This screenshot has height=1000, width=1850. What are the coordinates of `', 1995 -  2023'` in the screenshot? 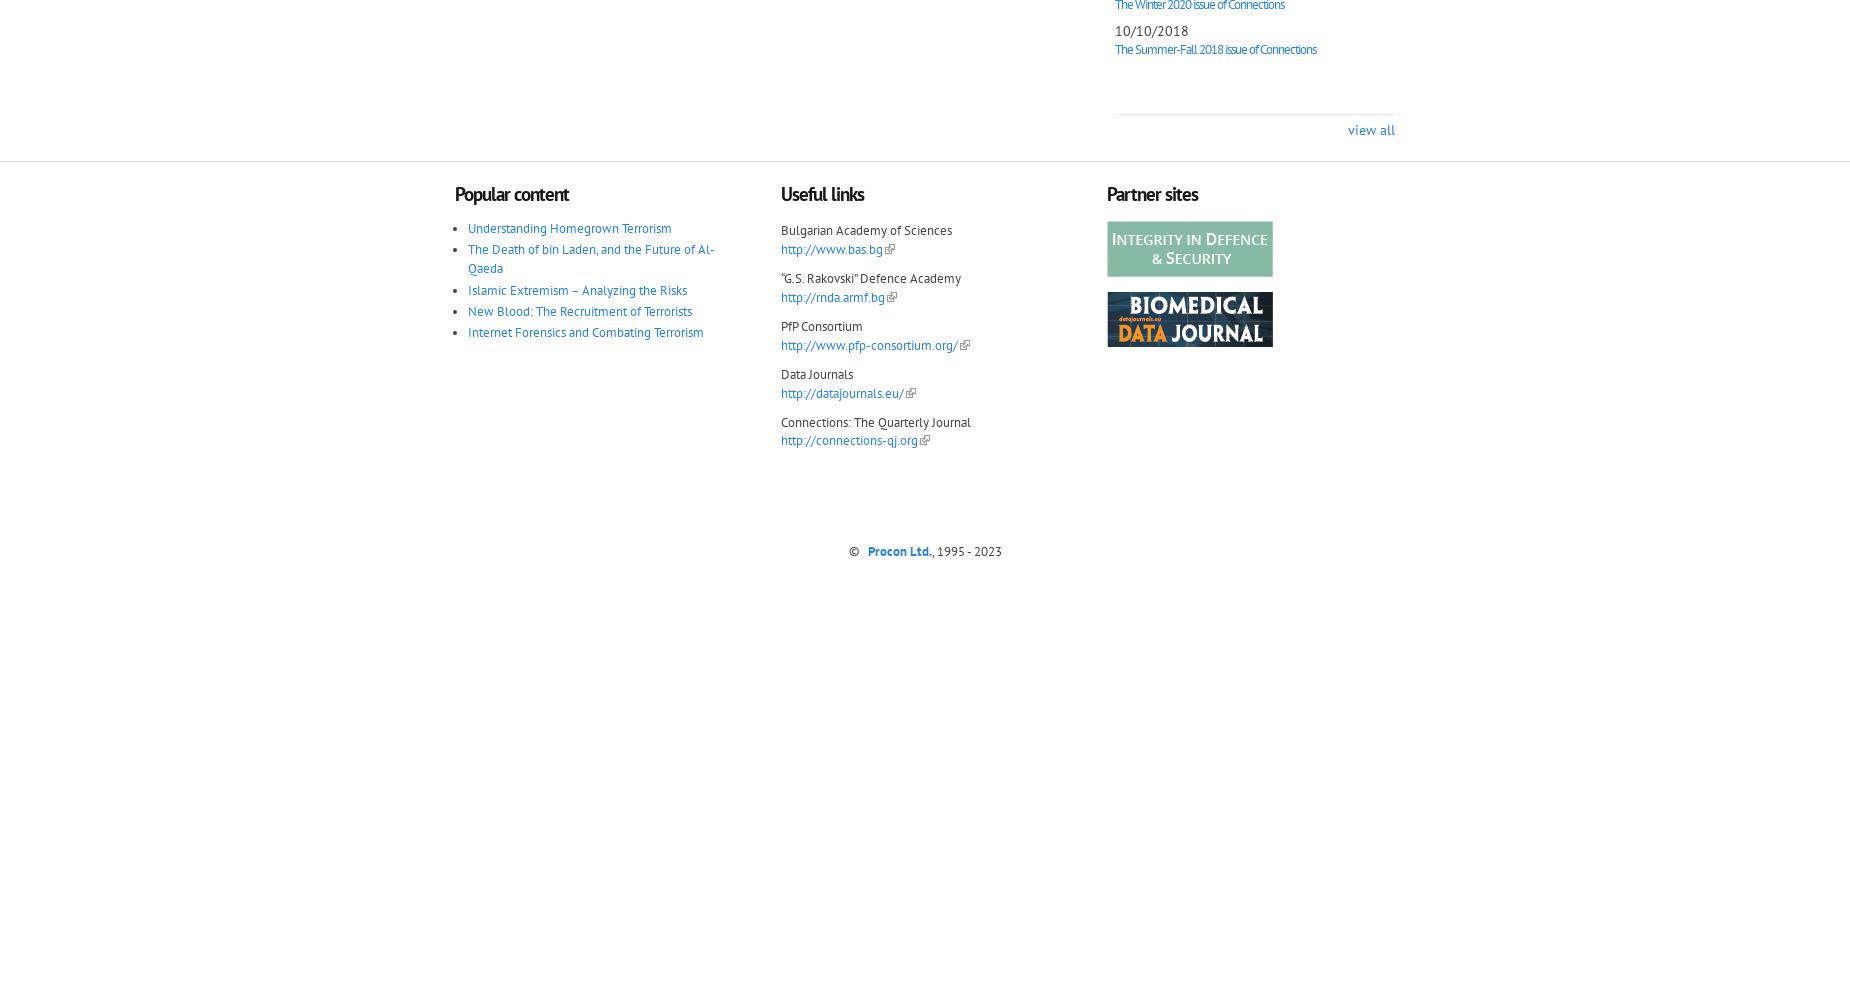 It's located at (965, 551).